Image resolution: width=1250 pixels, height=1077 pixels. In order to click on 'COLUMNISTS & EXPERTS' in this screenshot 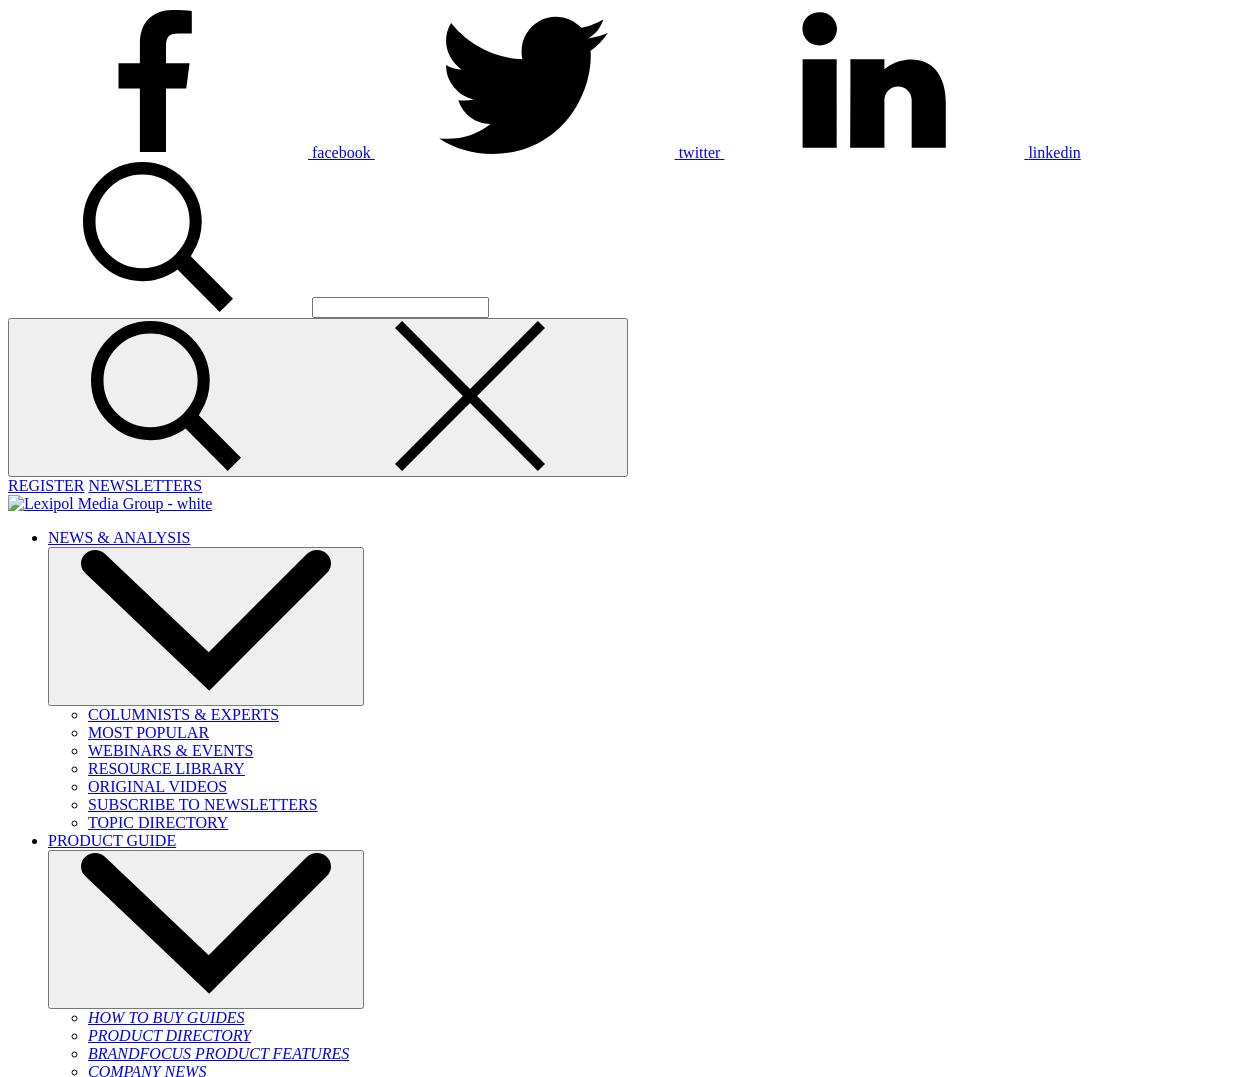, I will do `click(183, 714)`.